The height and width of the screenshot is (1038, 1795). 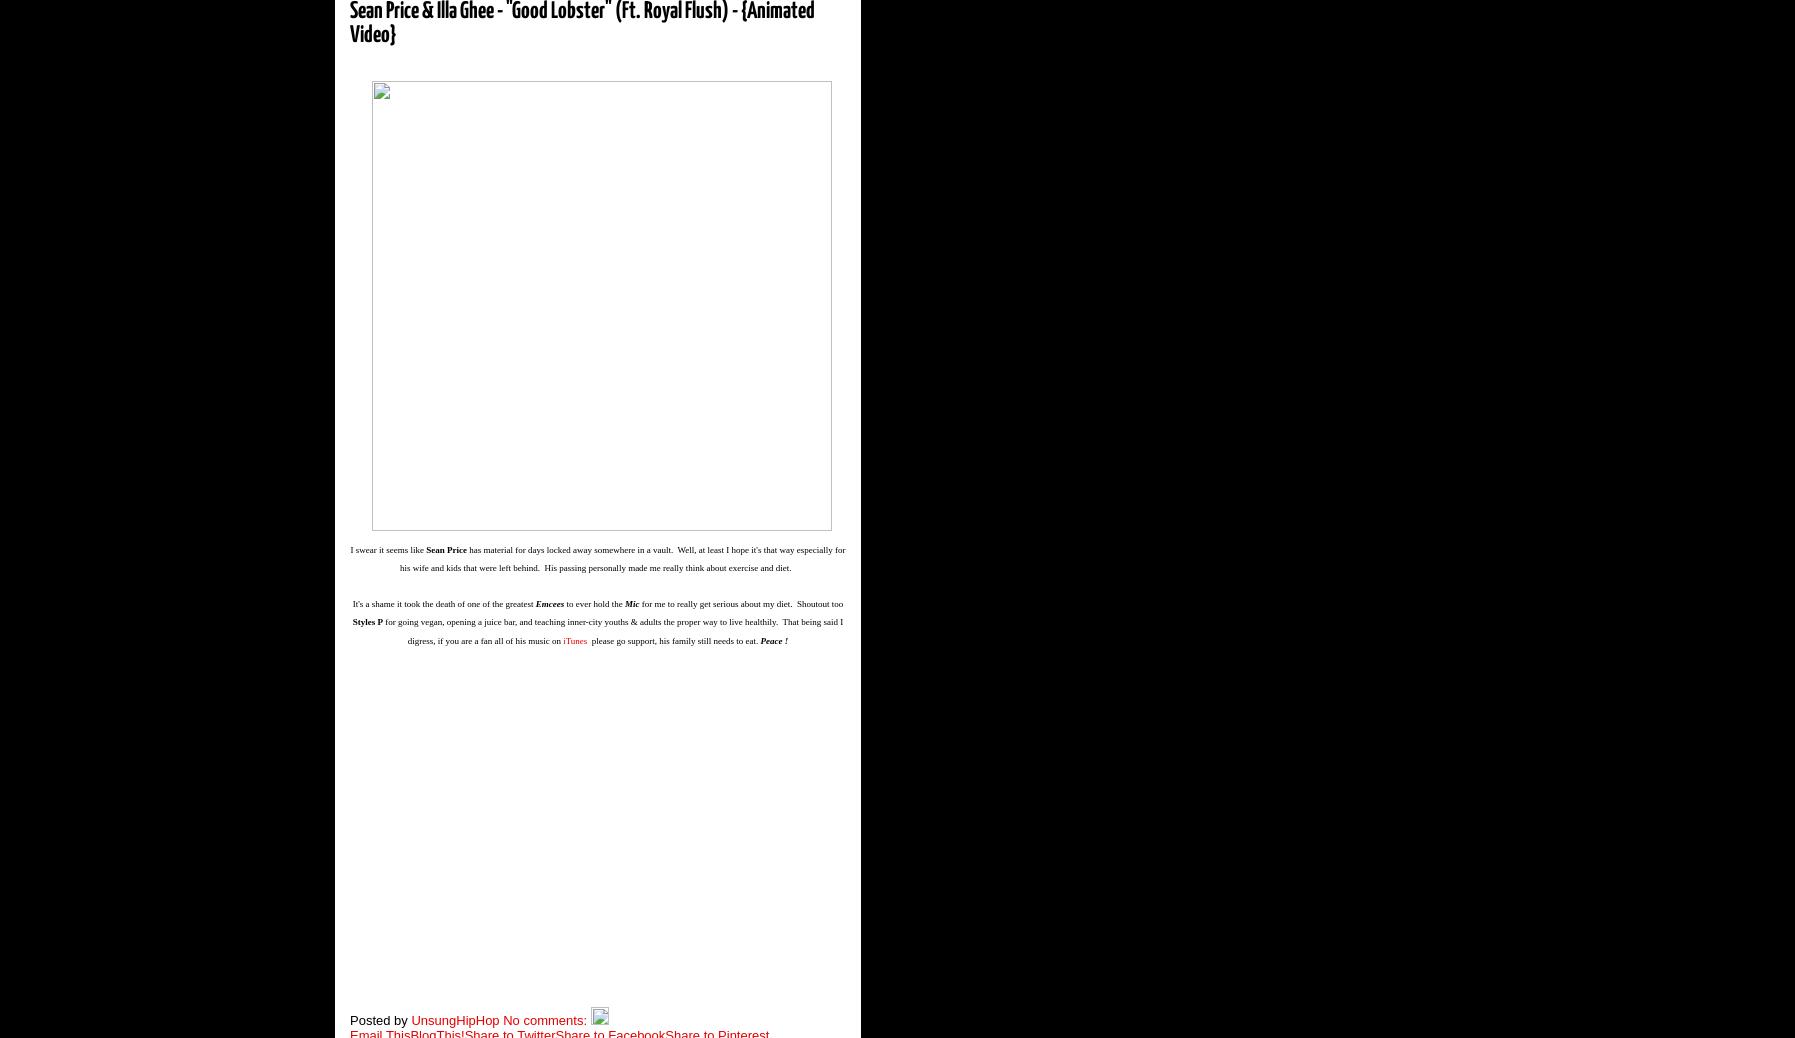 What do you see at coordinates (411, 1019) in the screenshot?
I see `'UnsungHipHop'` at bounding box center [411, 1019].